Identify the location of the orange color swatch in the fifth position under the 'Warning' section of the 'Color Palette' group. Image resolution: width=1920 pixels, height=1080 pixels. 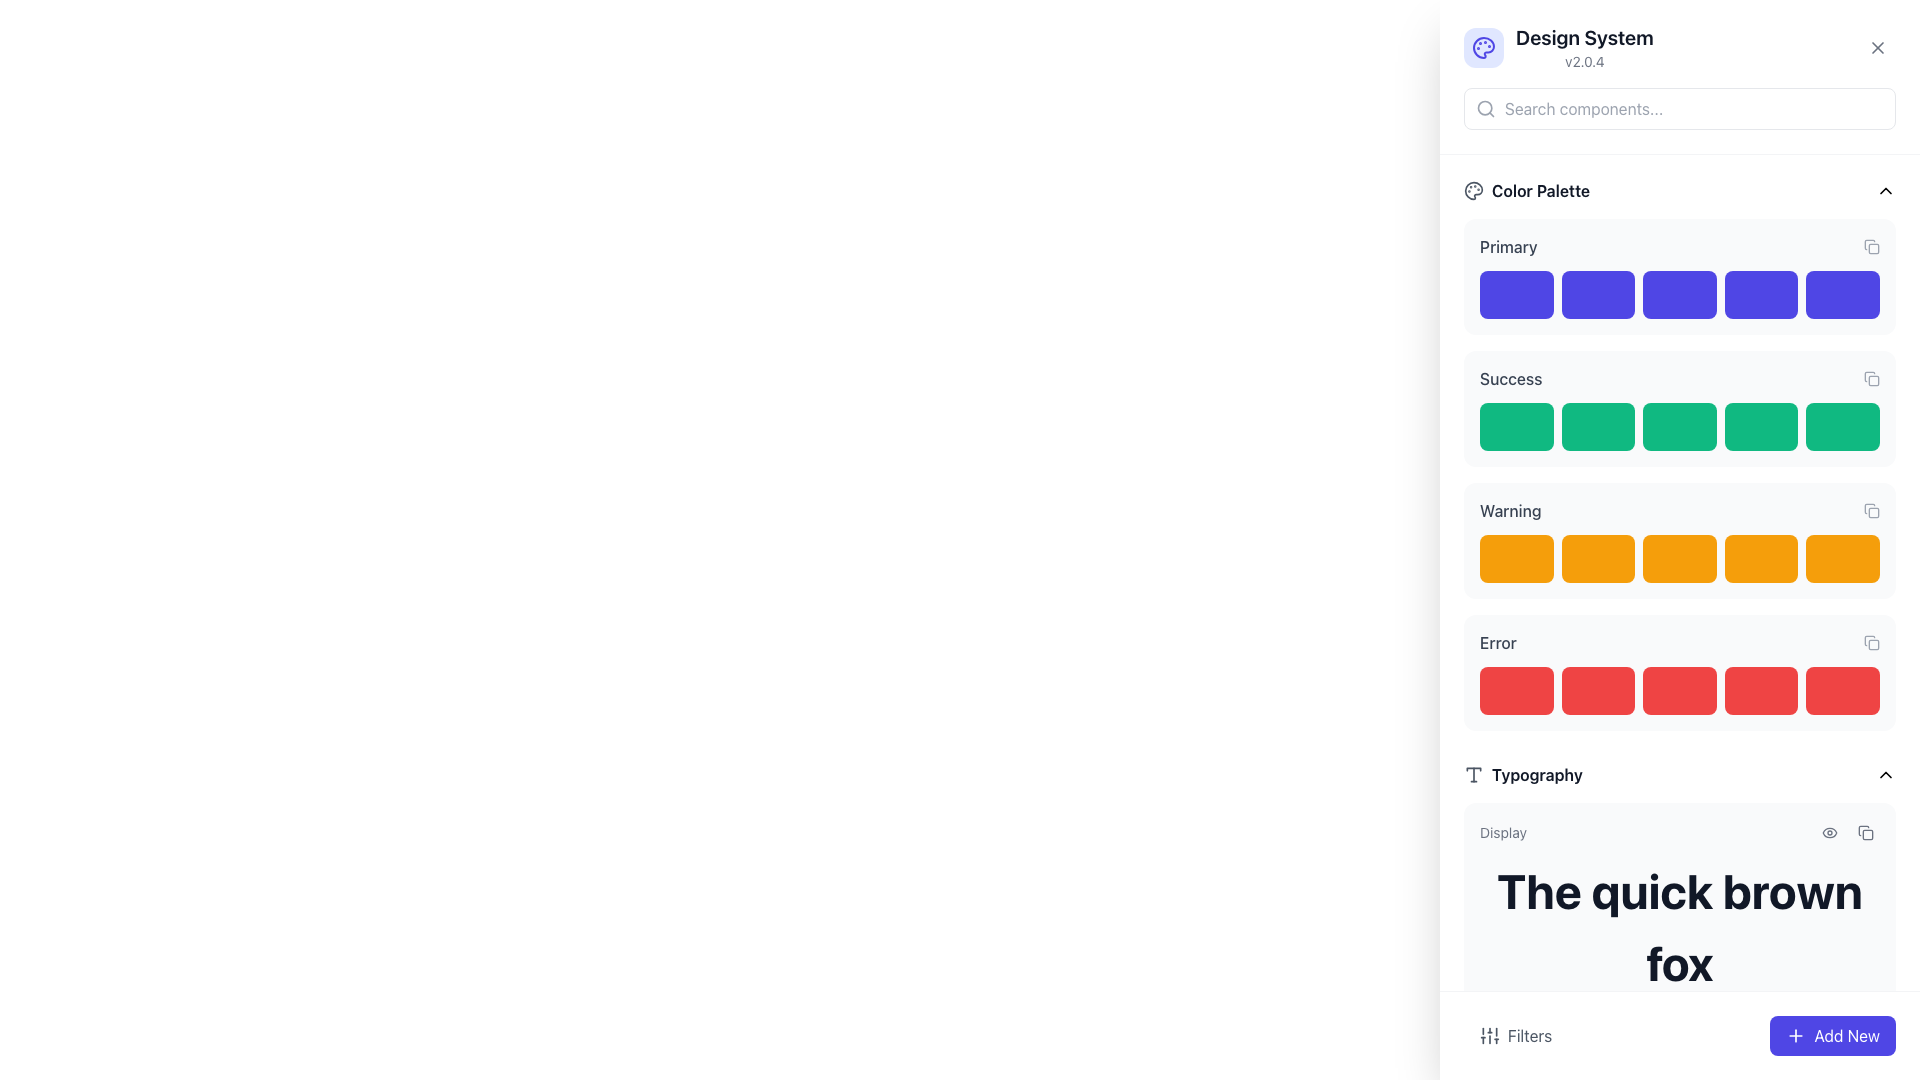
(1842, 559).